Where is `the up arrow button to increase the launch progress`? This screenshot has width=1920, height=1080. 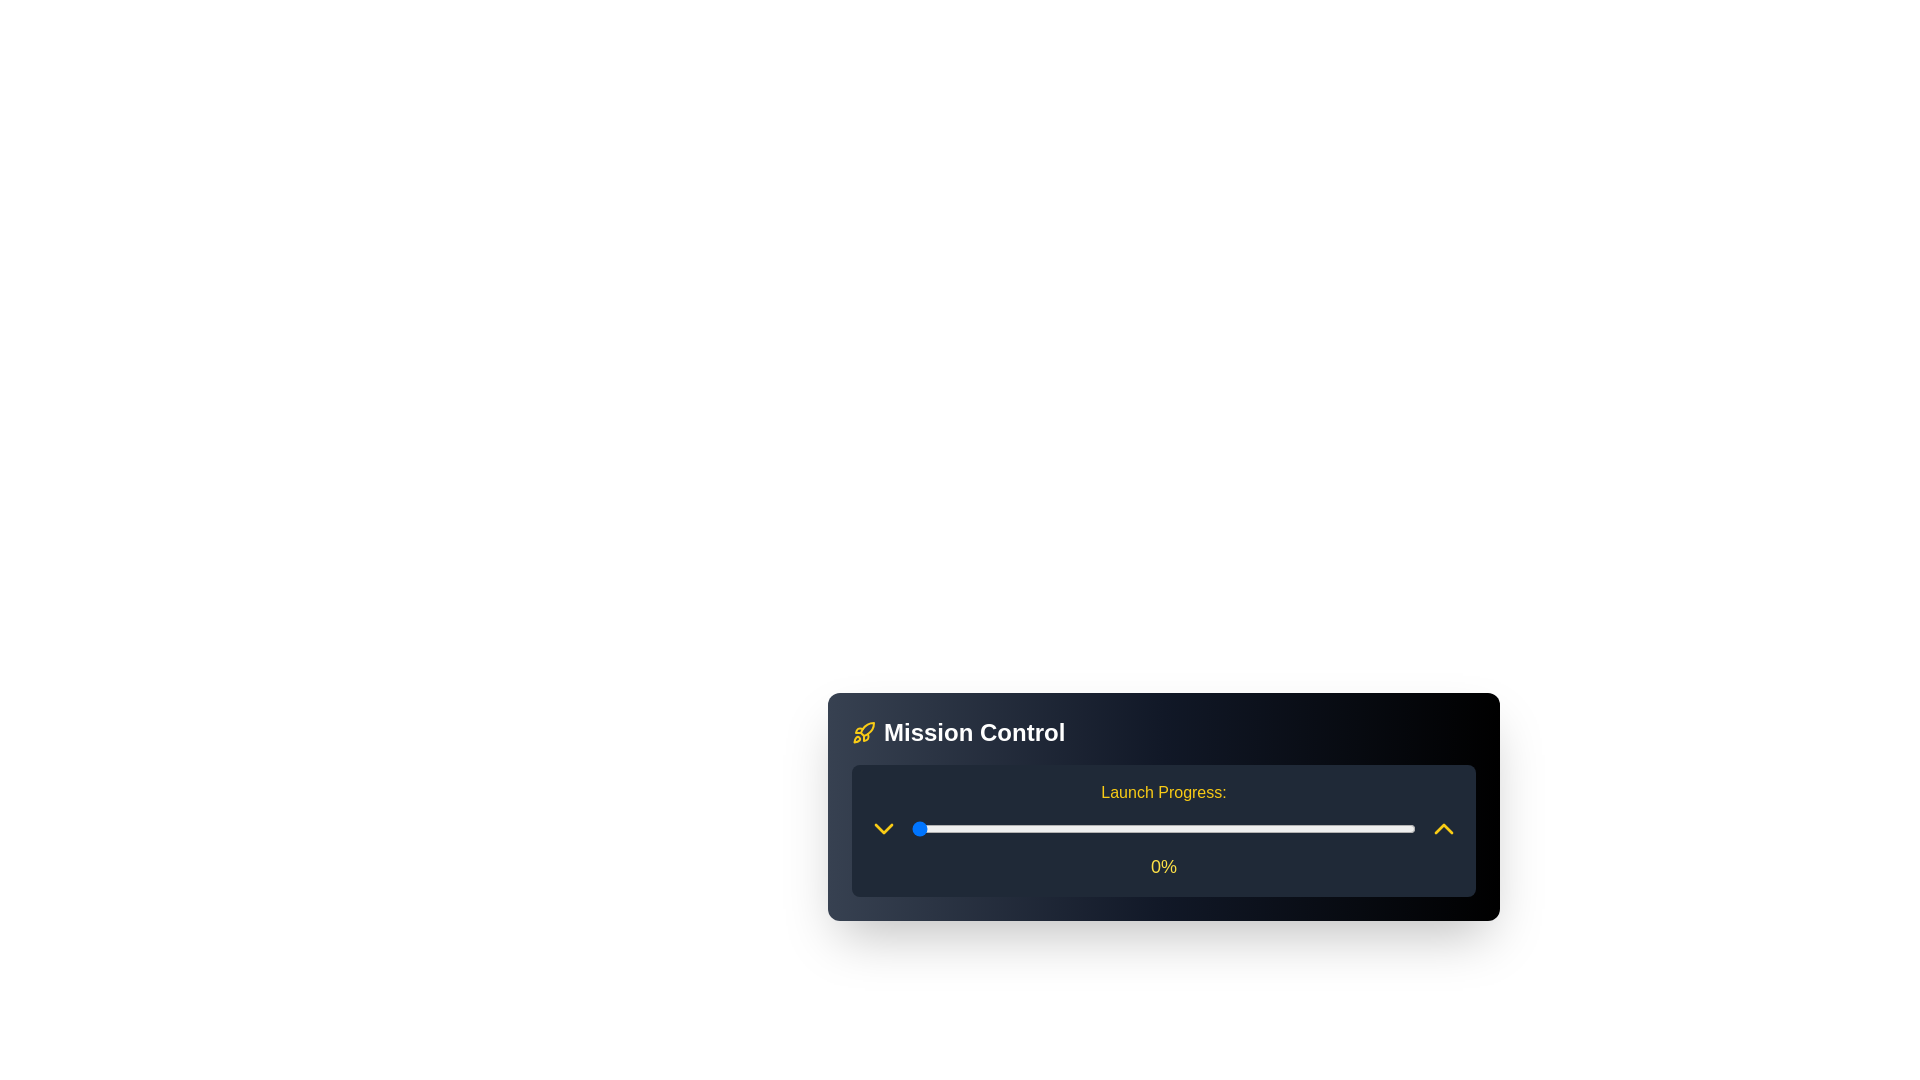
the up arrow button to increase the launch progress is located at coordinates (1444, 829).